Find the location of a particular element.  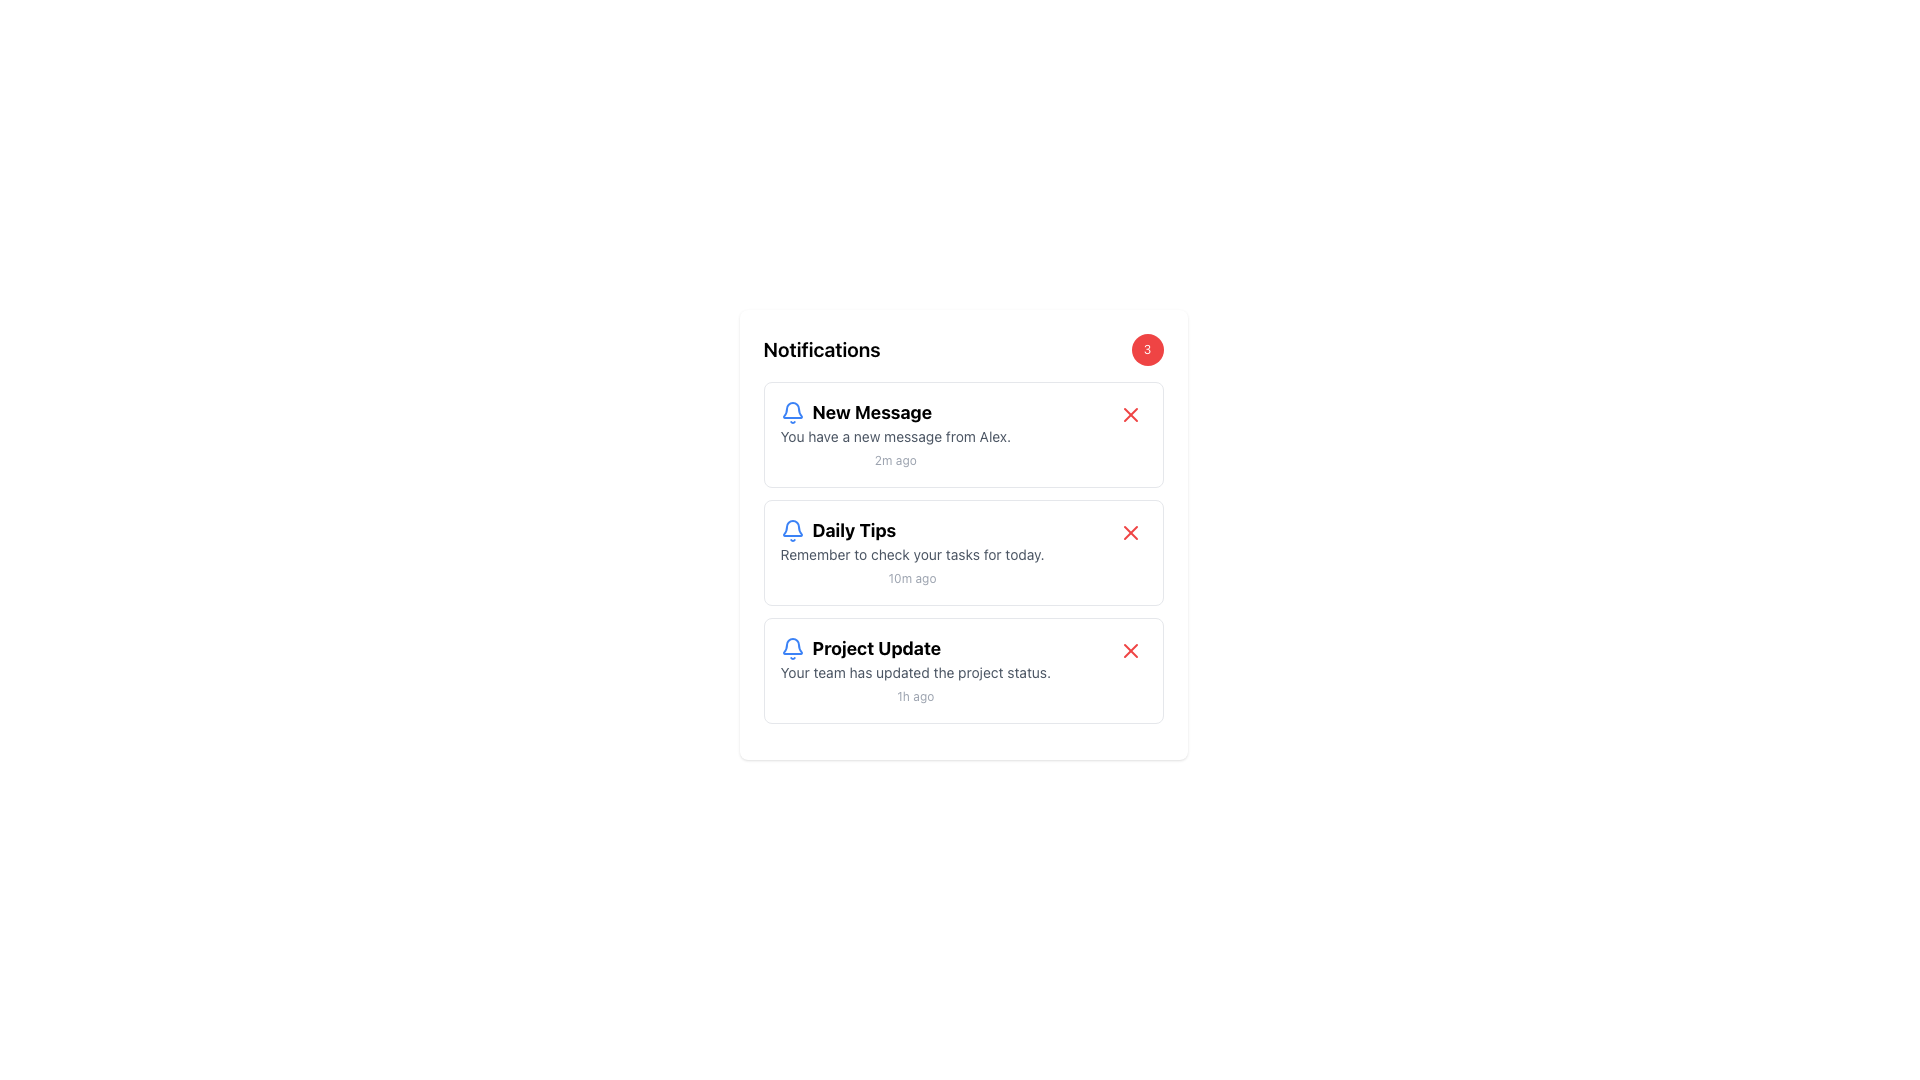

text 'Project Update' from the bold text label located at the top of the third notification entry in a stacked list of notifications is located at coordinates (914, 648).